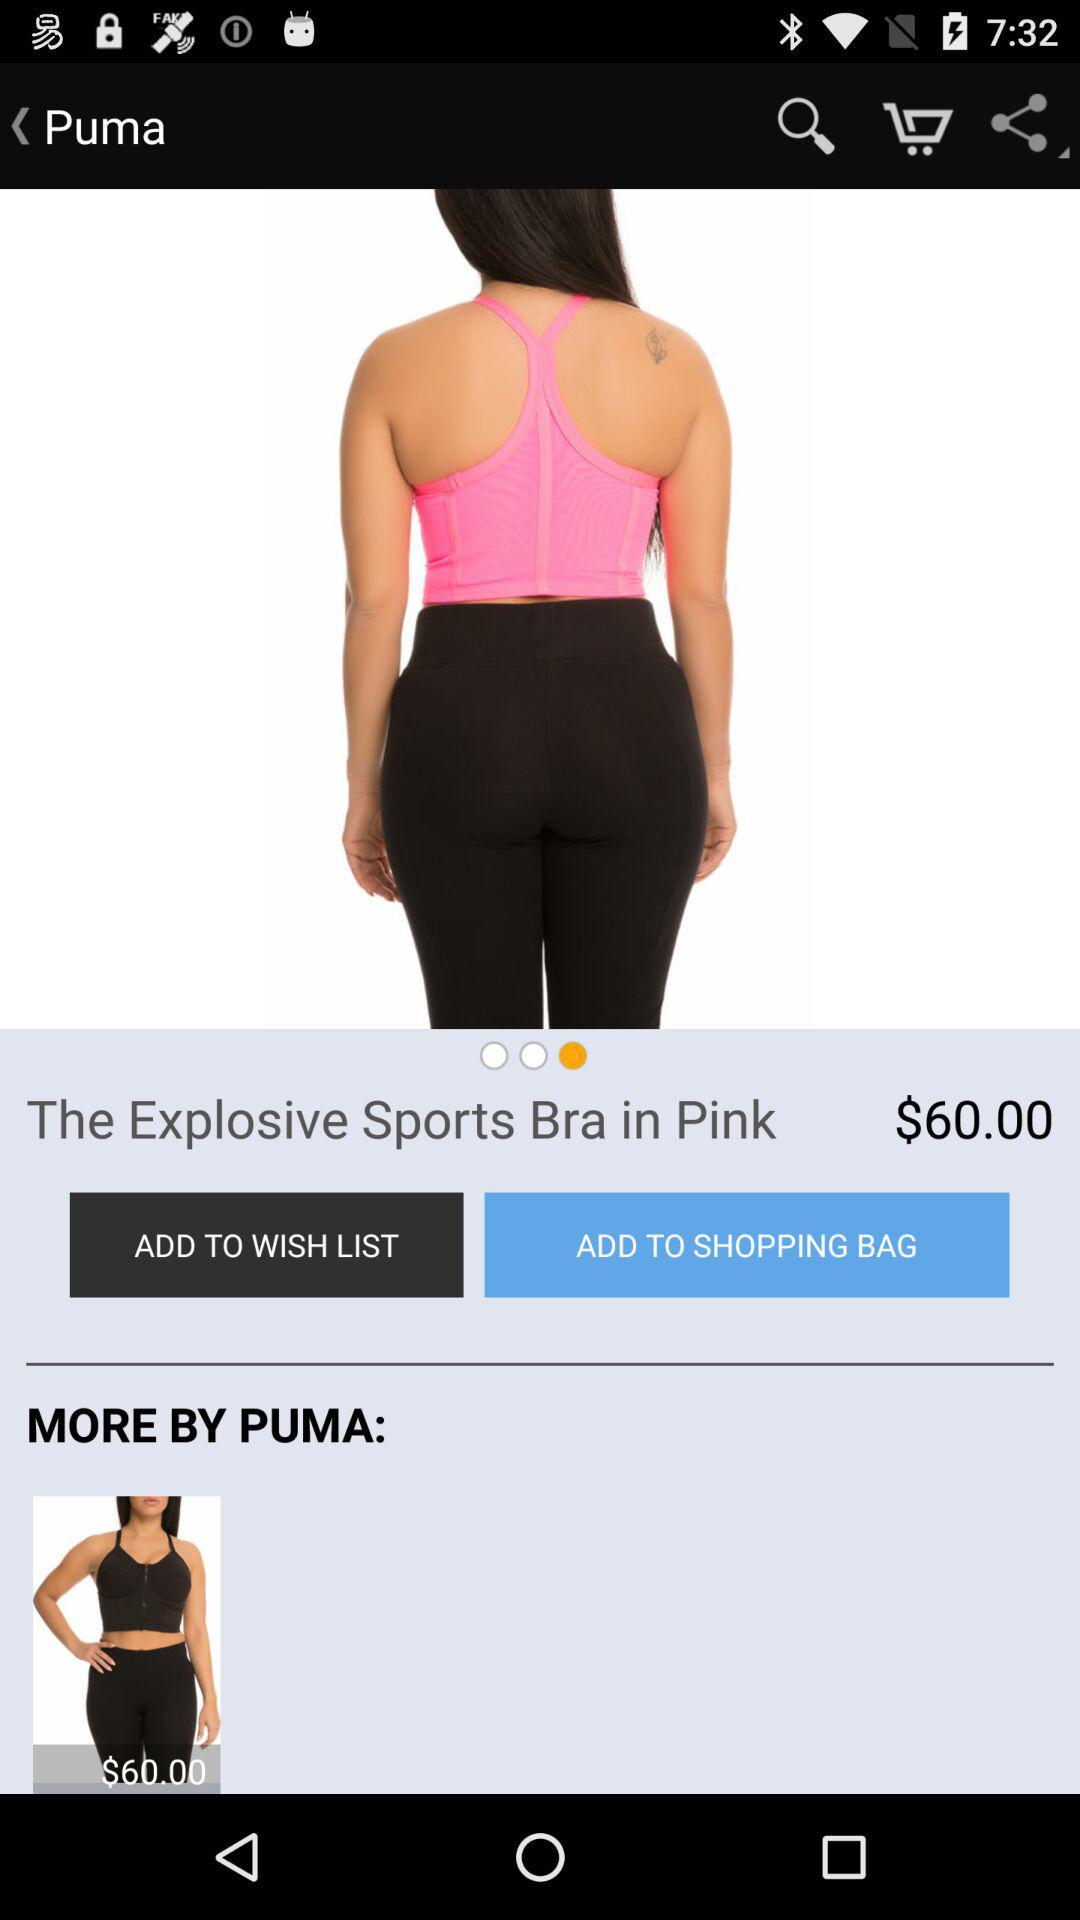 This screenshot has width=1080, height=1920. Describe the element at coordinates (126, 1637) in the screenshot. I see `the icon below the more by puma: item` at that location.